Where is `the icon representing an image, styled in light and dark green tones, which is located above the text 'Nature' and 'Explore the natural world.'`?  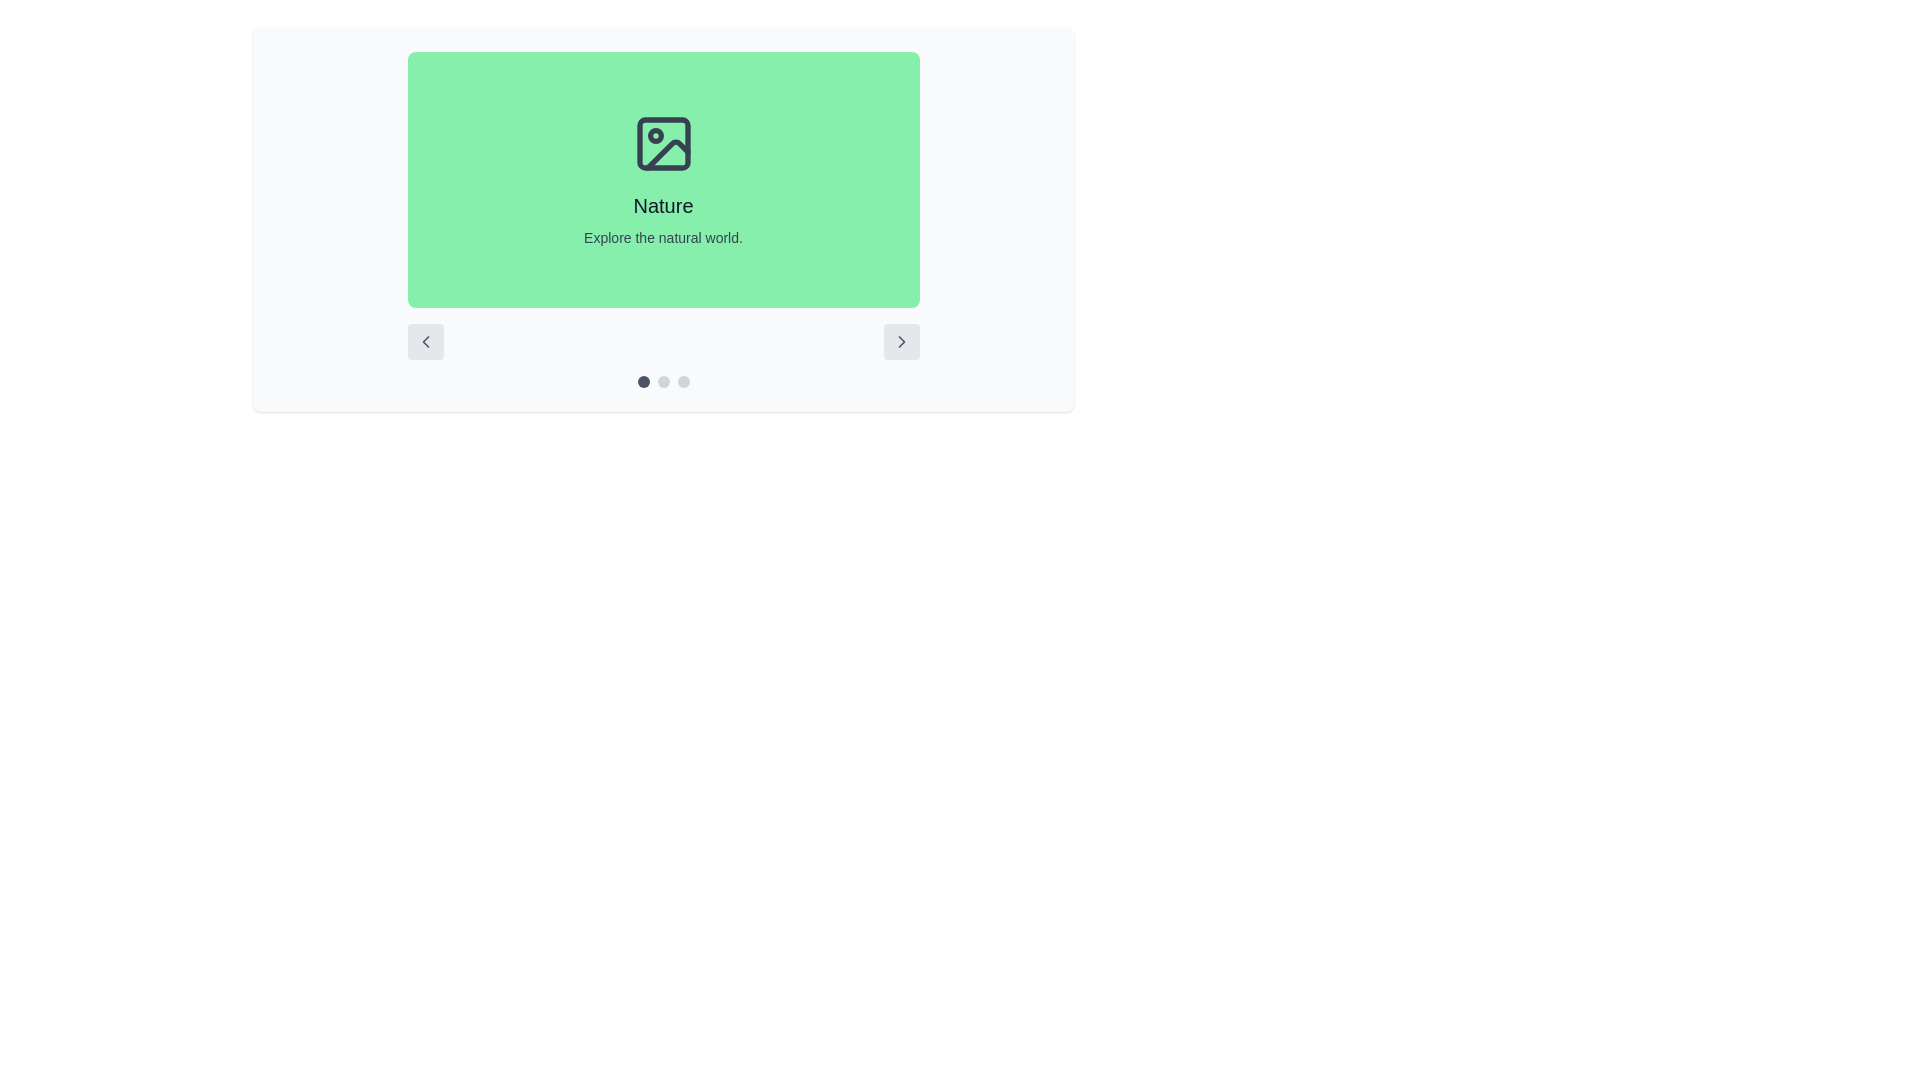 the icon representing an image, styled in light and dark green tones, which is located above the text 'Nature' and 'Explore the natural world.' is located at coordinates (663, 142).